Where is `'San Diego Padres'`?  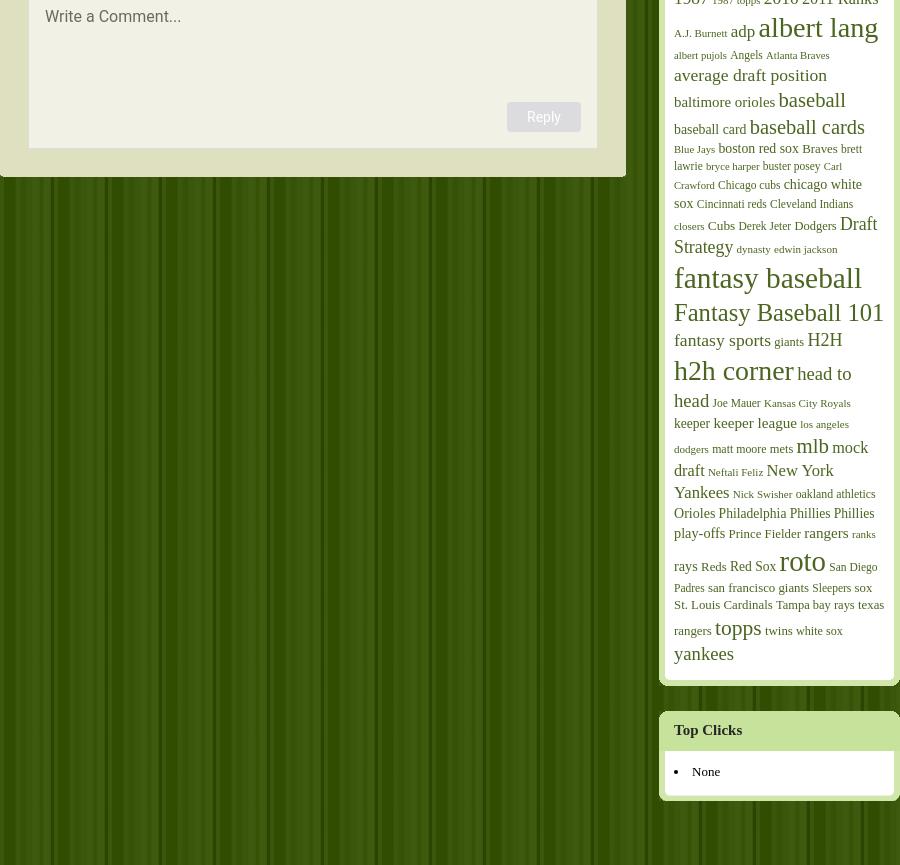
'San Diego Padres' is located at coordinates (774, 577).